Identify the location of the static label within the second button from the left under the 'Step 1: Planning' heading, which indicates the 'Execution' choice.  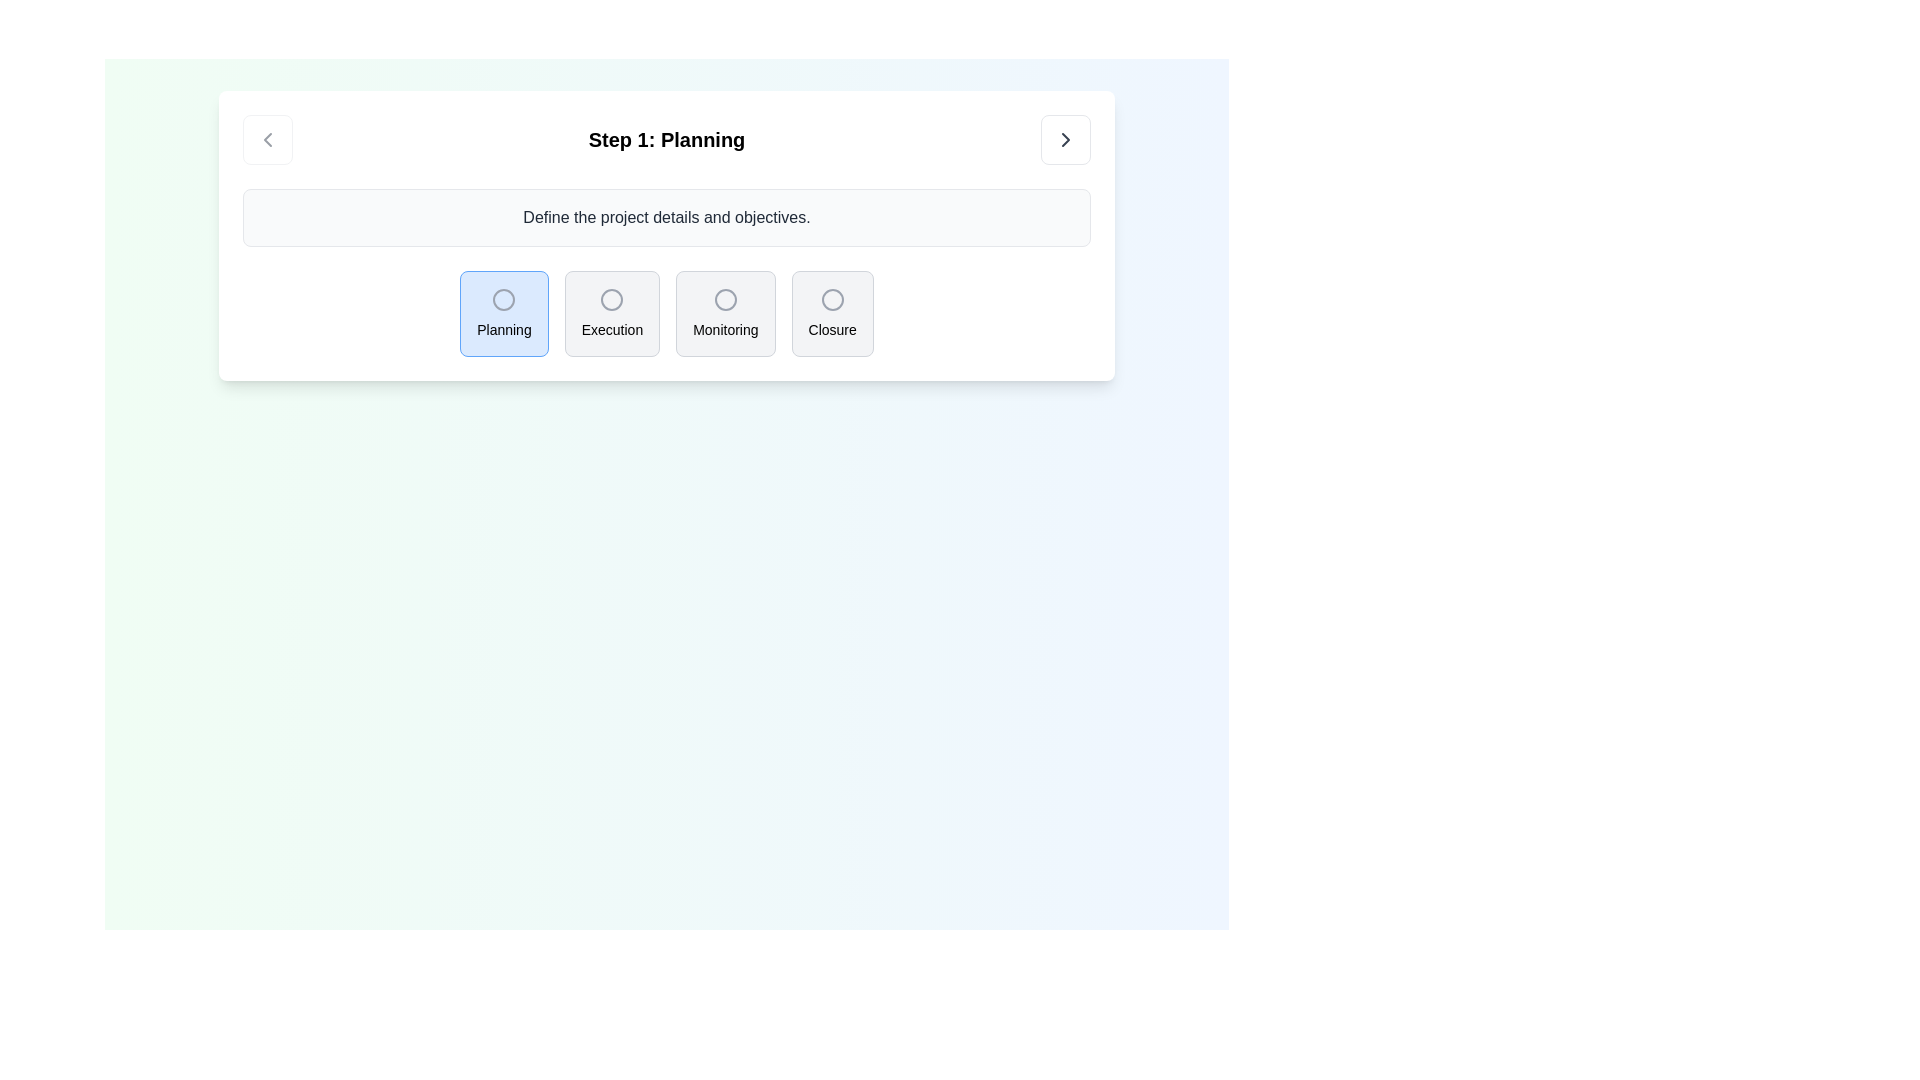
(611, 329).